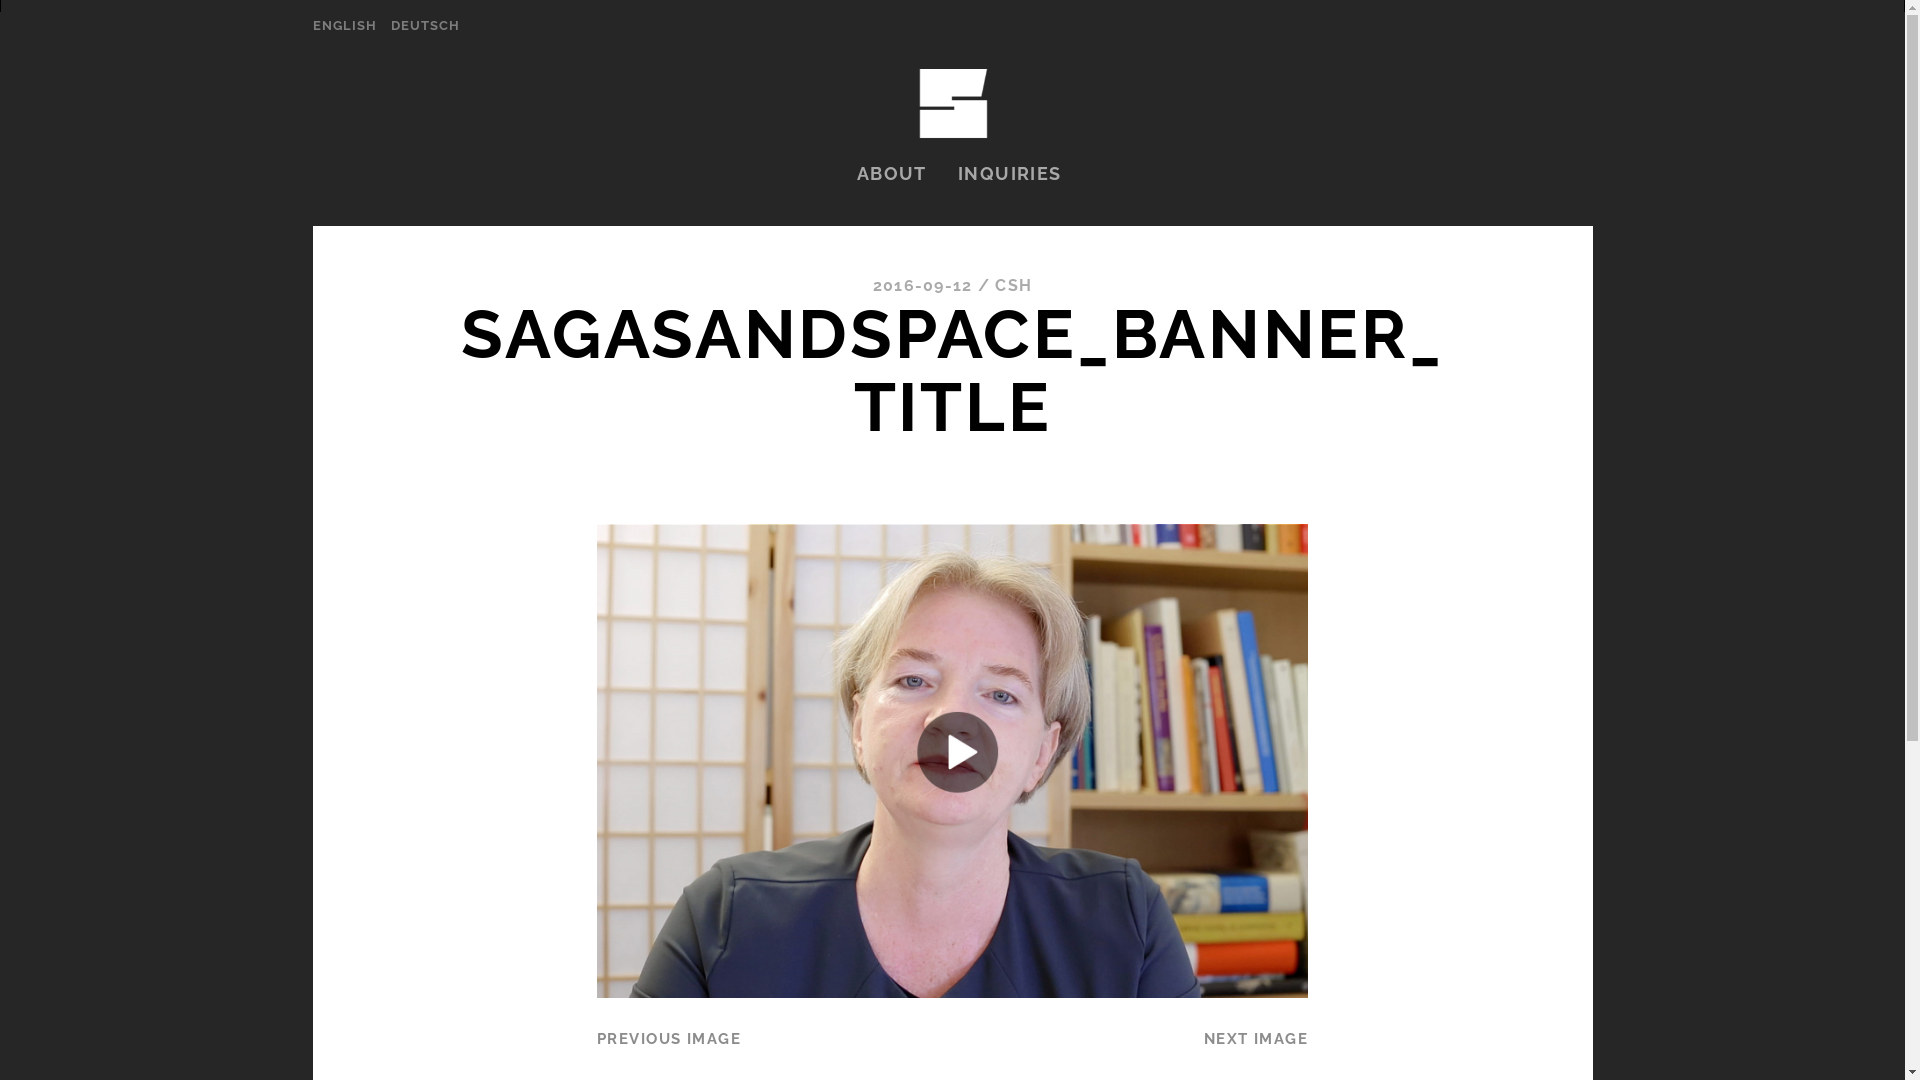 This screenshot has height=1080, width=1920. What do you see at coordinates (424, 26) in the screenshot?
I see `'DEUTSCH'` at bounding box center [424, 26].